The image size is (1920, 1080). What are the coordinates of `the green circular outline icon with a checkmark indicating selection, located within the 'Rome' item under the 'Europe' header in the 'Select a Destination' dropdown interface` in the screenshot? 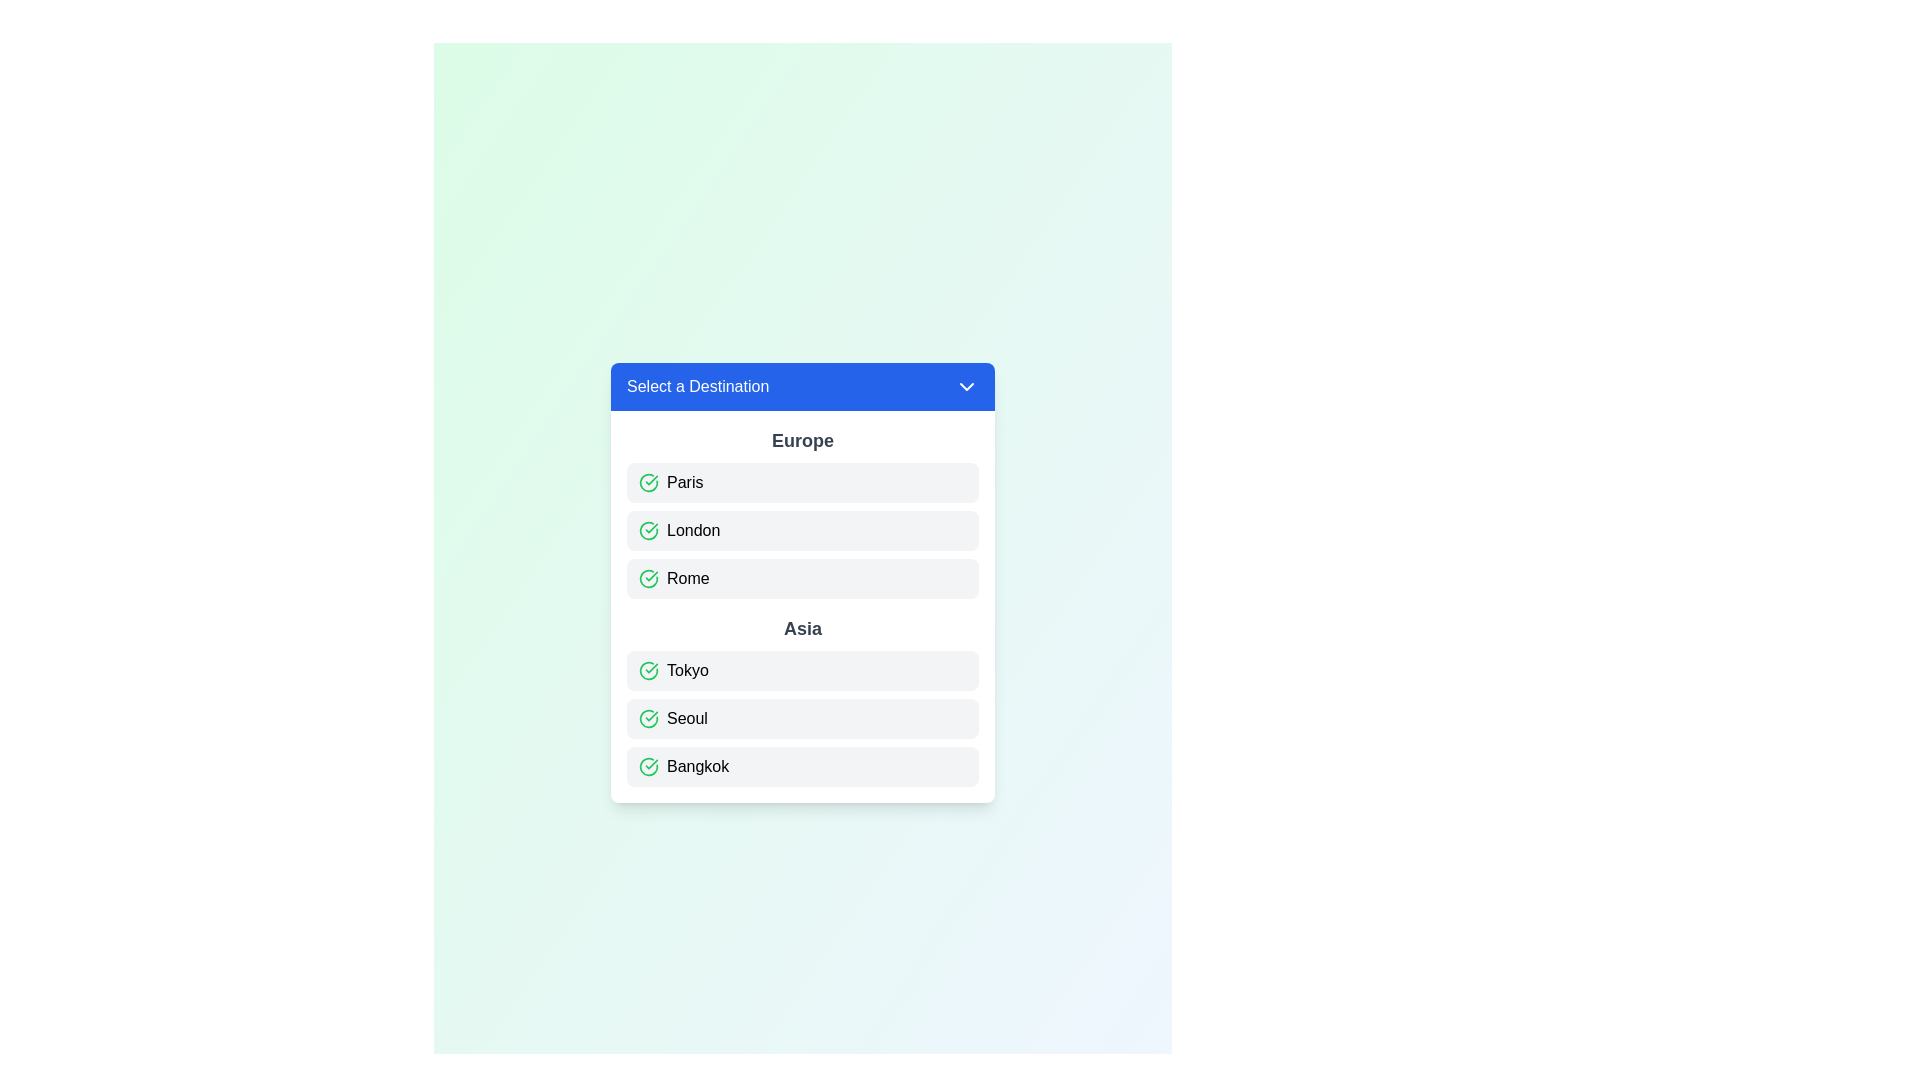 It's located at (648, 578).